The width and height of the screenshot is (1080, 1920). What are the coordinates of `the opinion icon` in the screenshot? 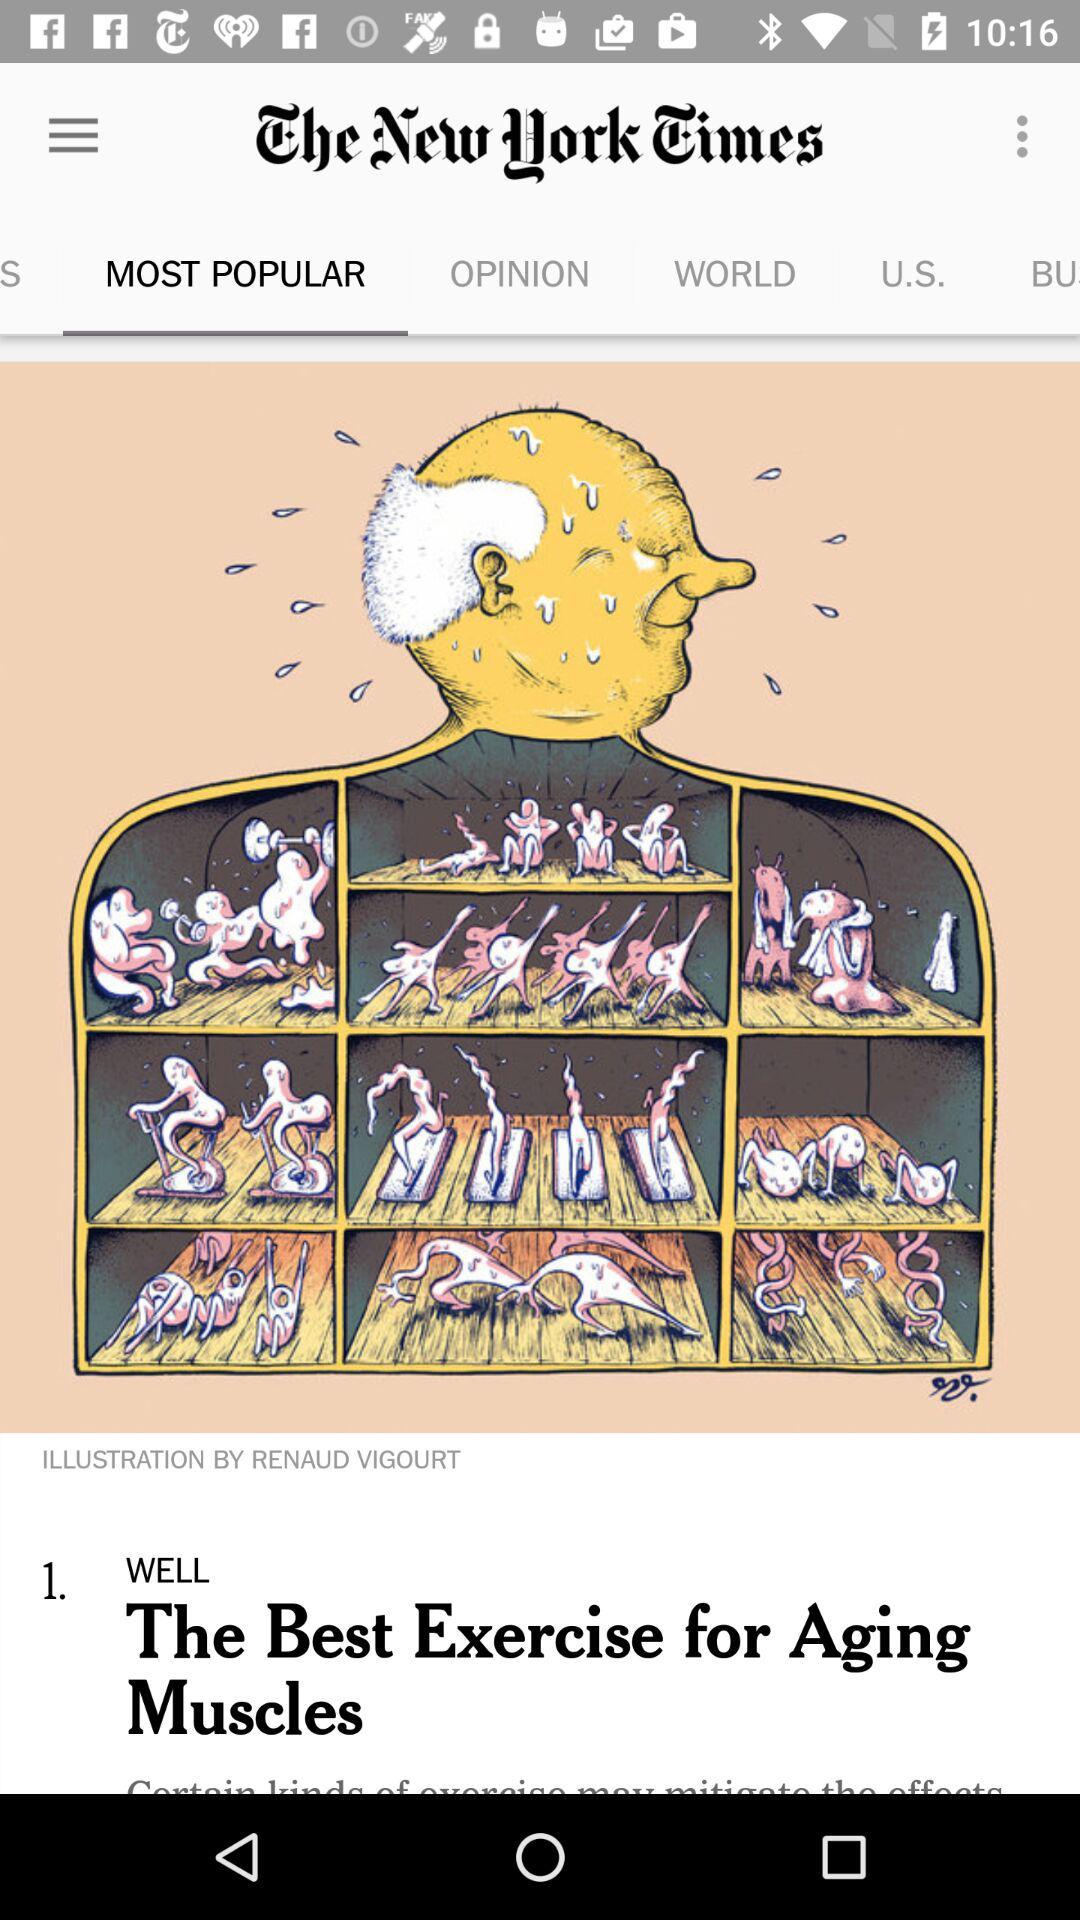 It's located at (519, 272).